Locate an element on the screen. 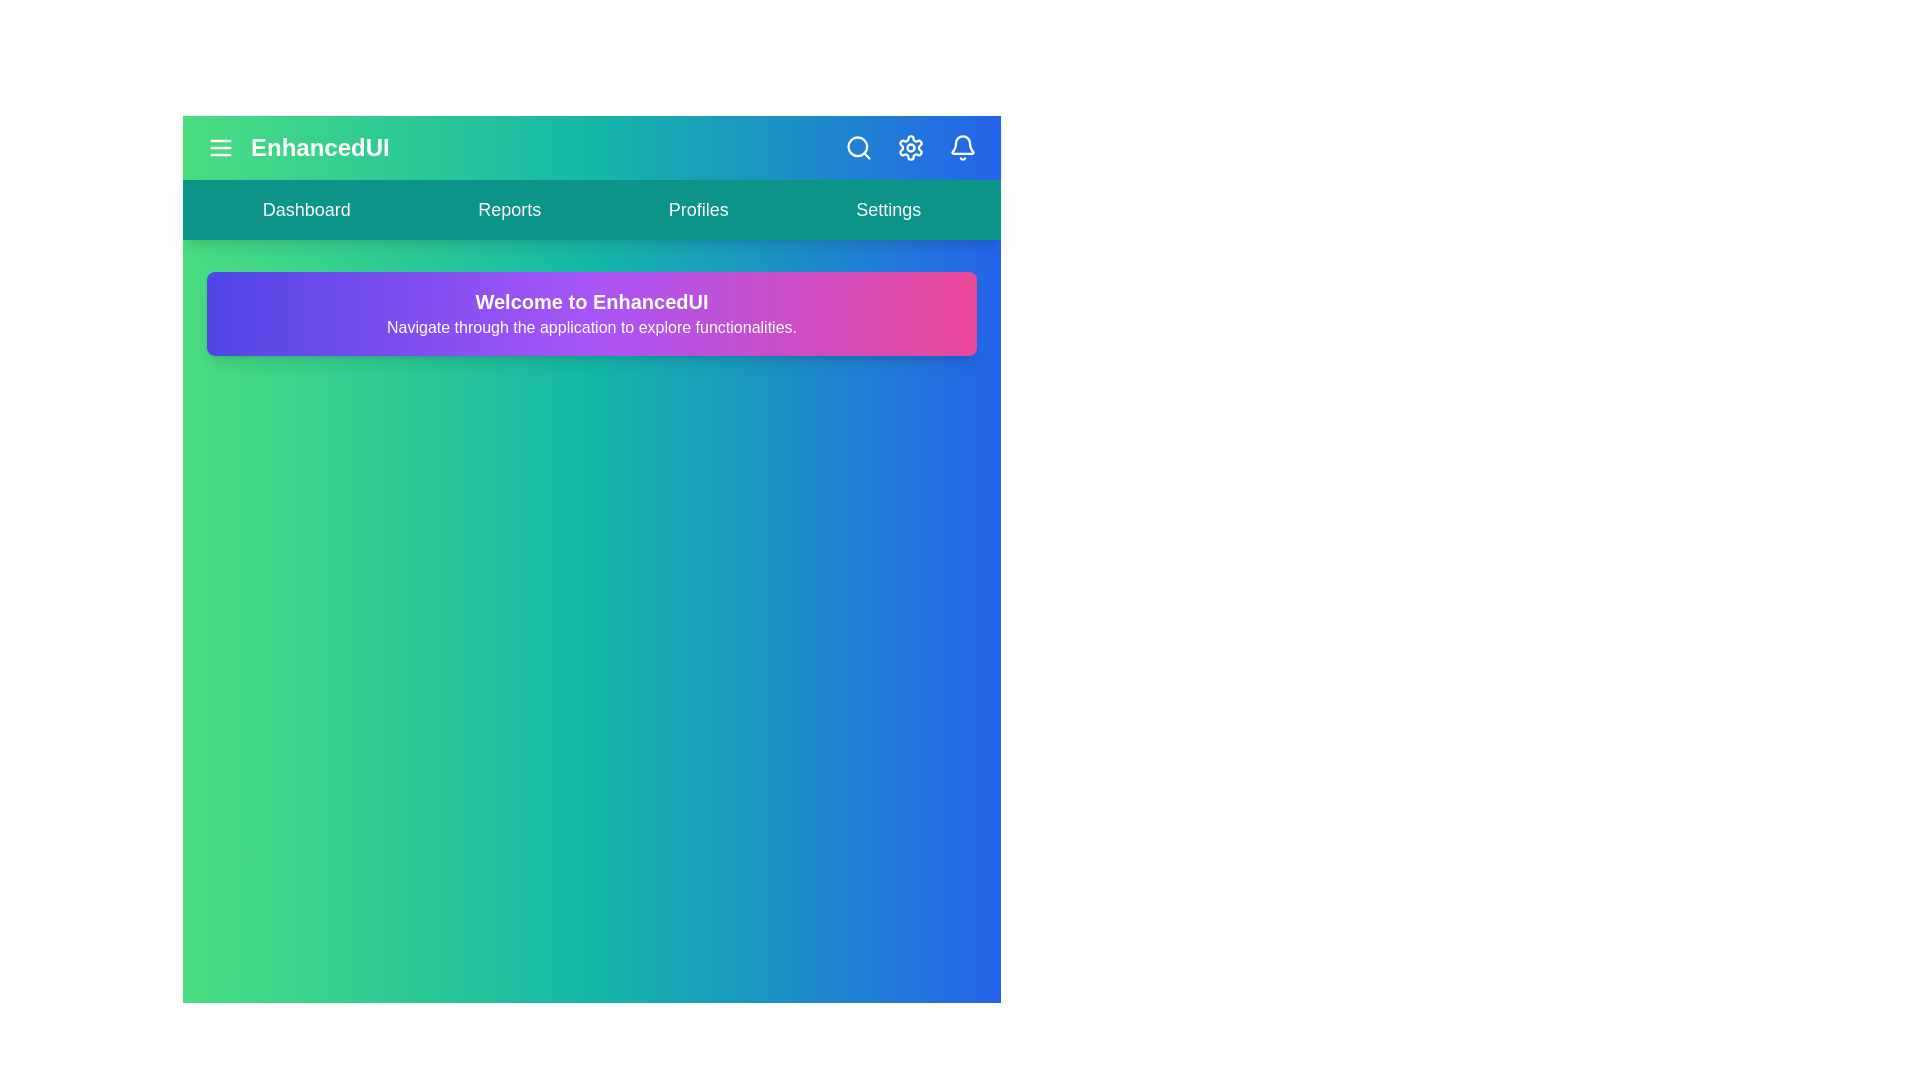  the navigation link labeled 'Dashboard' to preview its hover effect is located at coordinates (305, 209).